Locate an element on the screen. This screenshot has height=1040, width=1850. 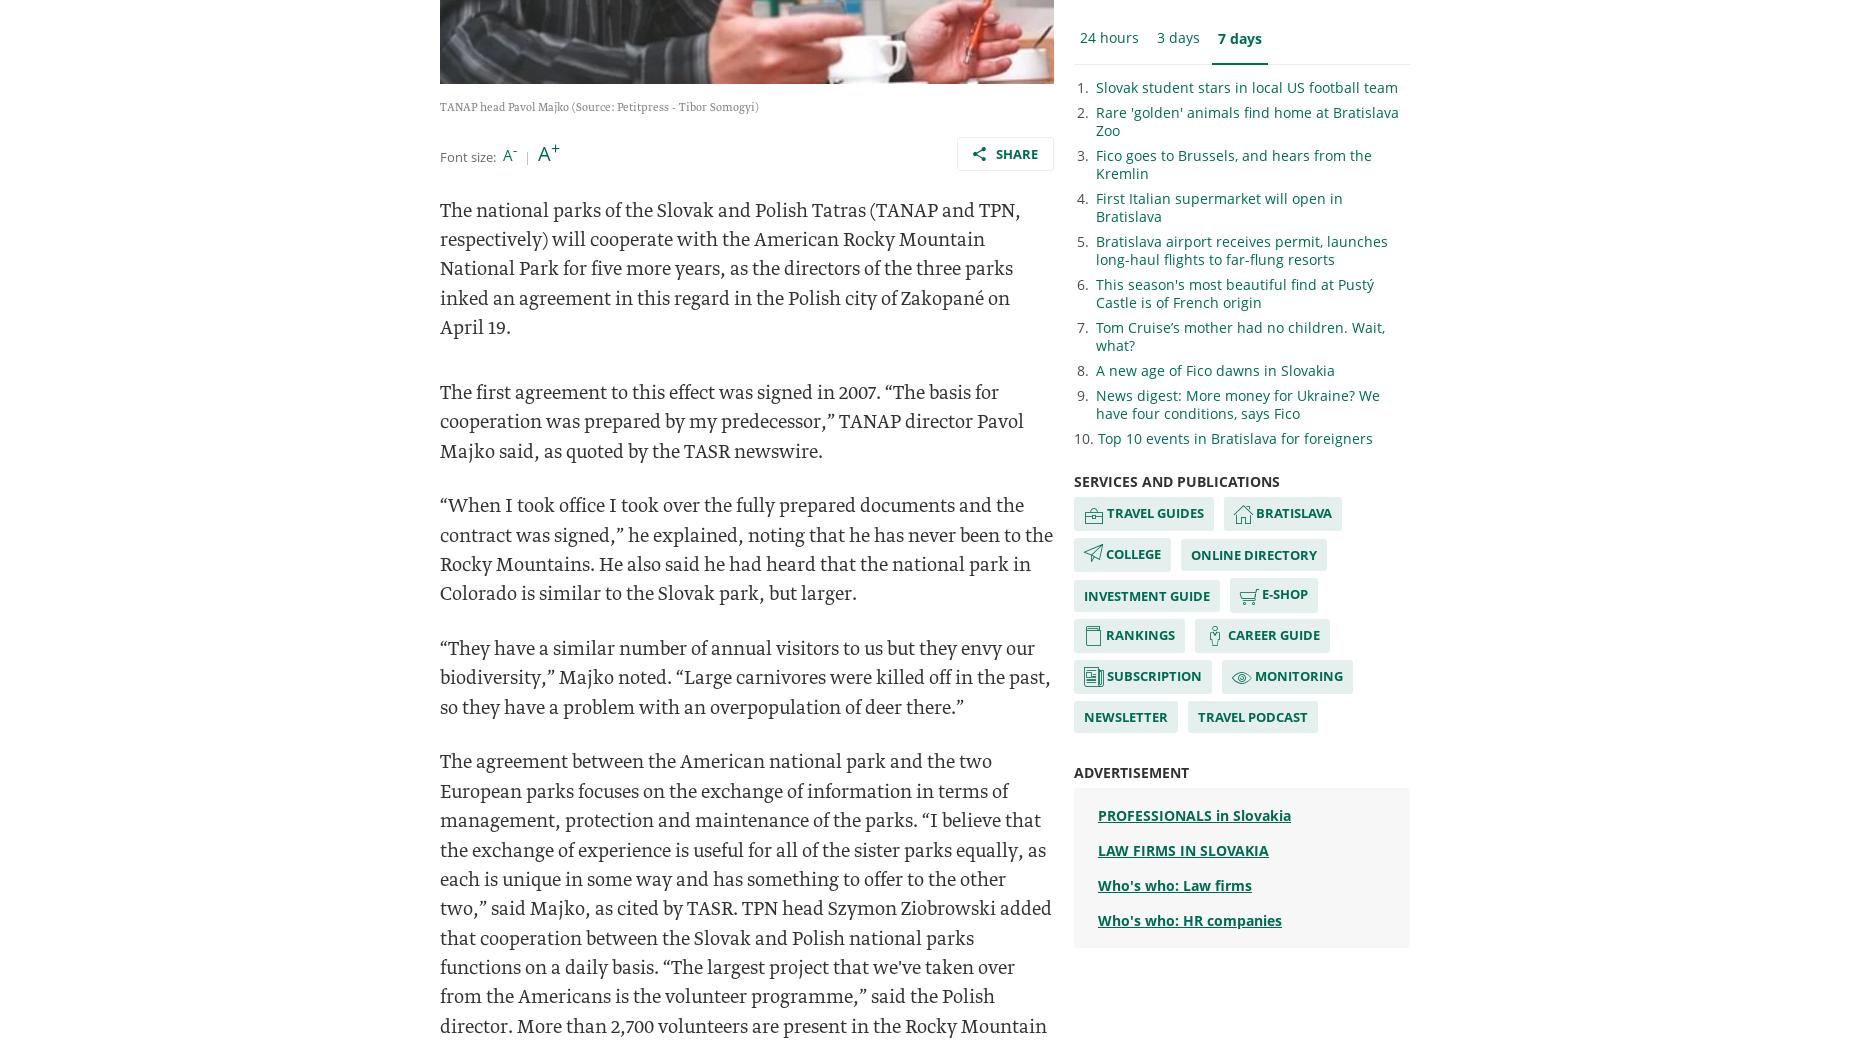
'9.' is located at coordinates (1081, 396).